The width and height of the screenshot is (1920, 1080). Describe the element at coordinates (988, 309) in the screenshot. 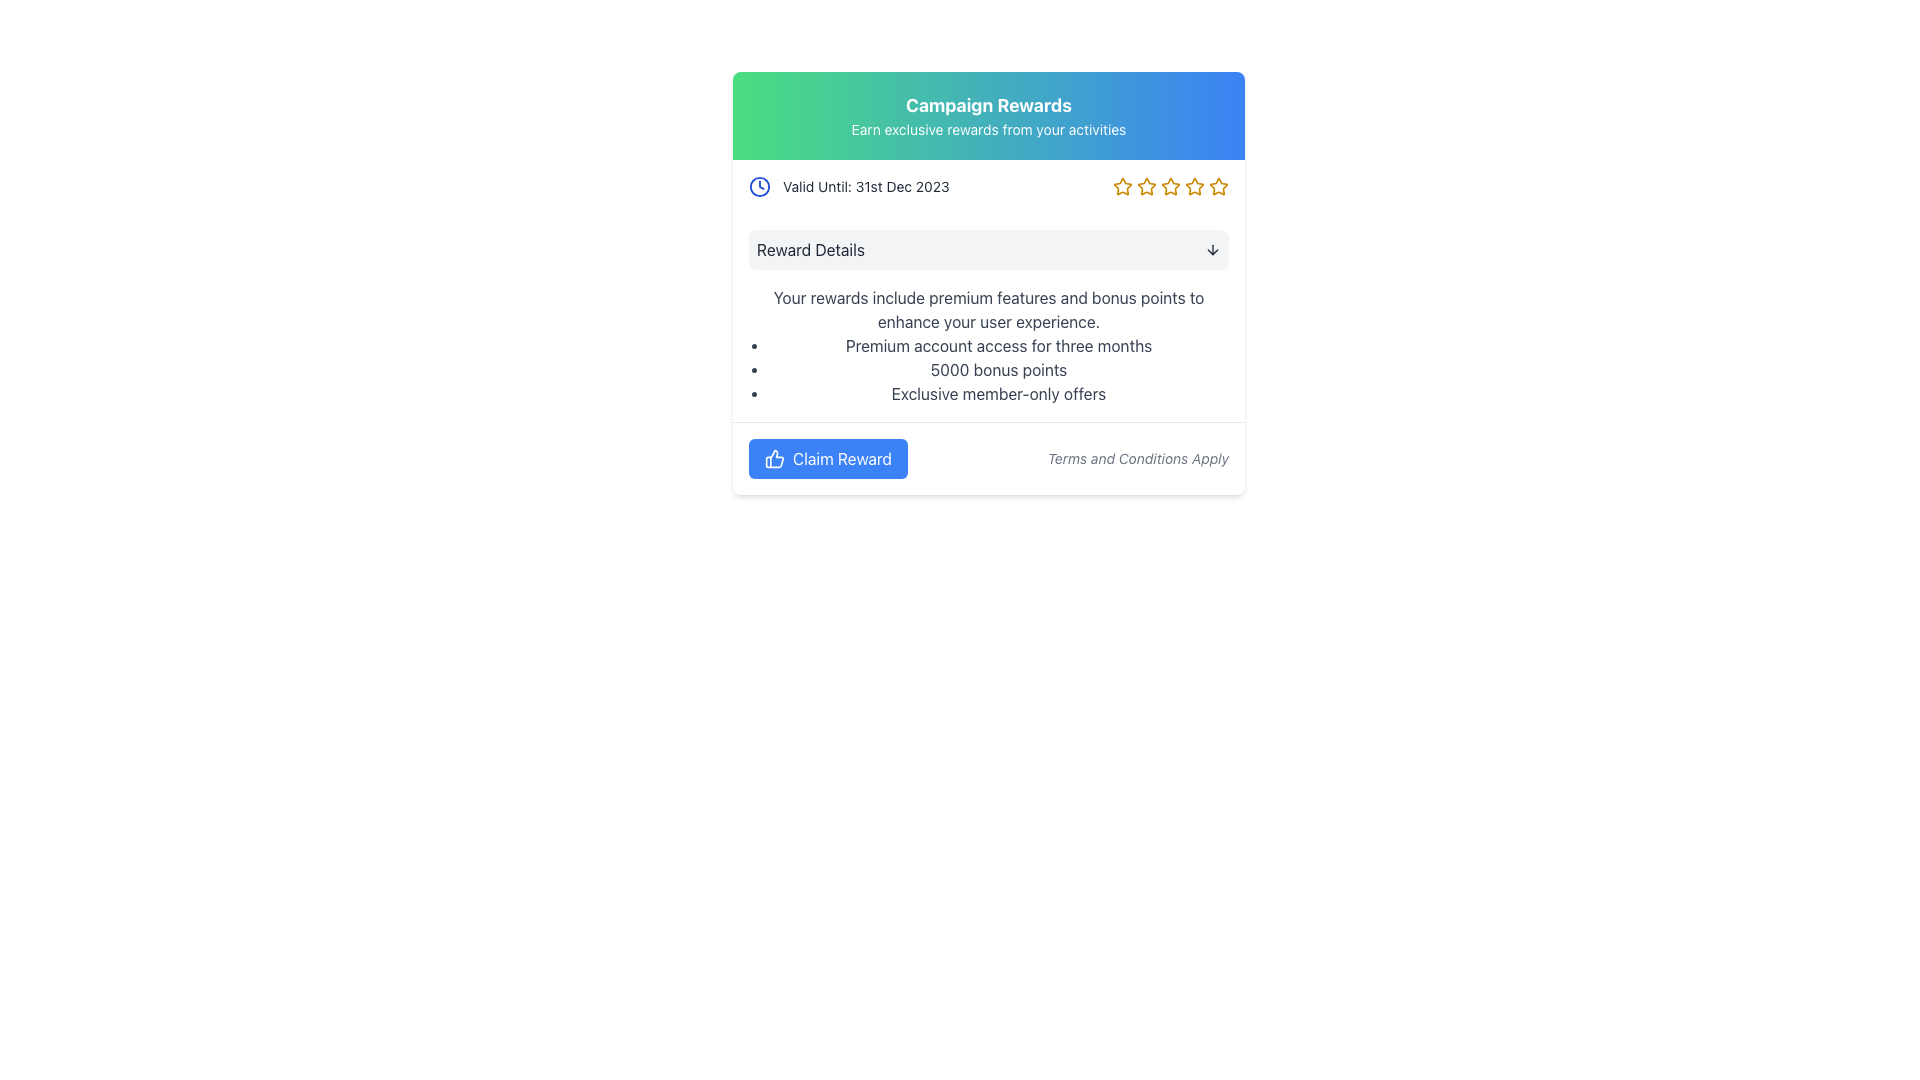

I see `the static text content that summarizes the user's rewards, located under the 'Reward Details' section` at that location.